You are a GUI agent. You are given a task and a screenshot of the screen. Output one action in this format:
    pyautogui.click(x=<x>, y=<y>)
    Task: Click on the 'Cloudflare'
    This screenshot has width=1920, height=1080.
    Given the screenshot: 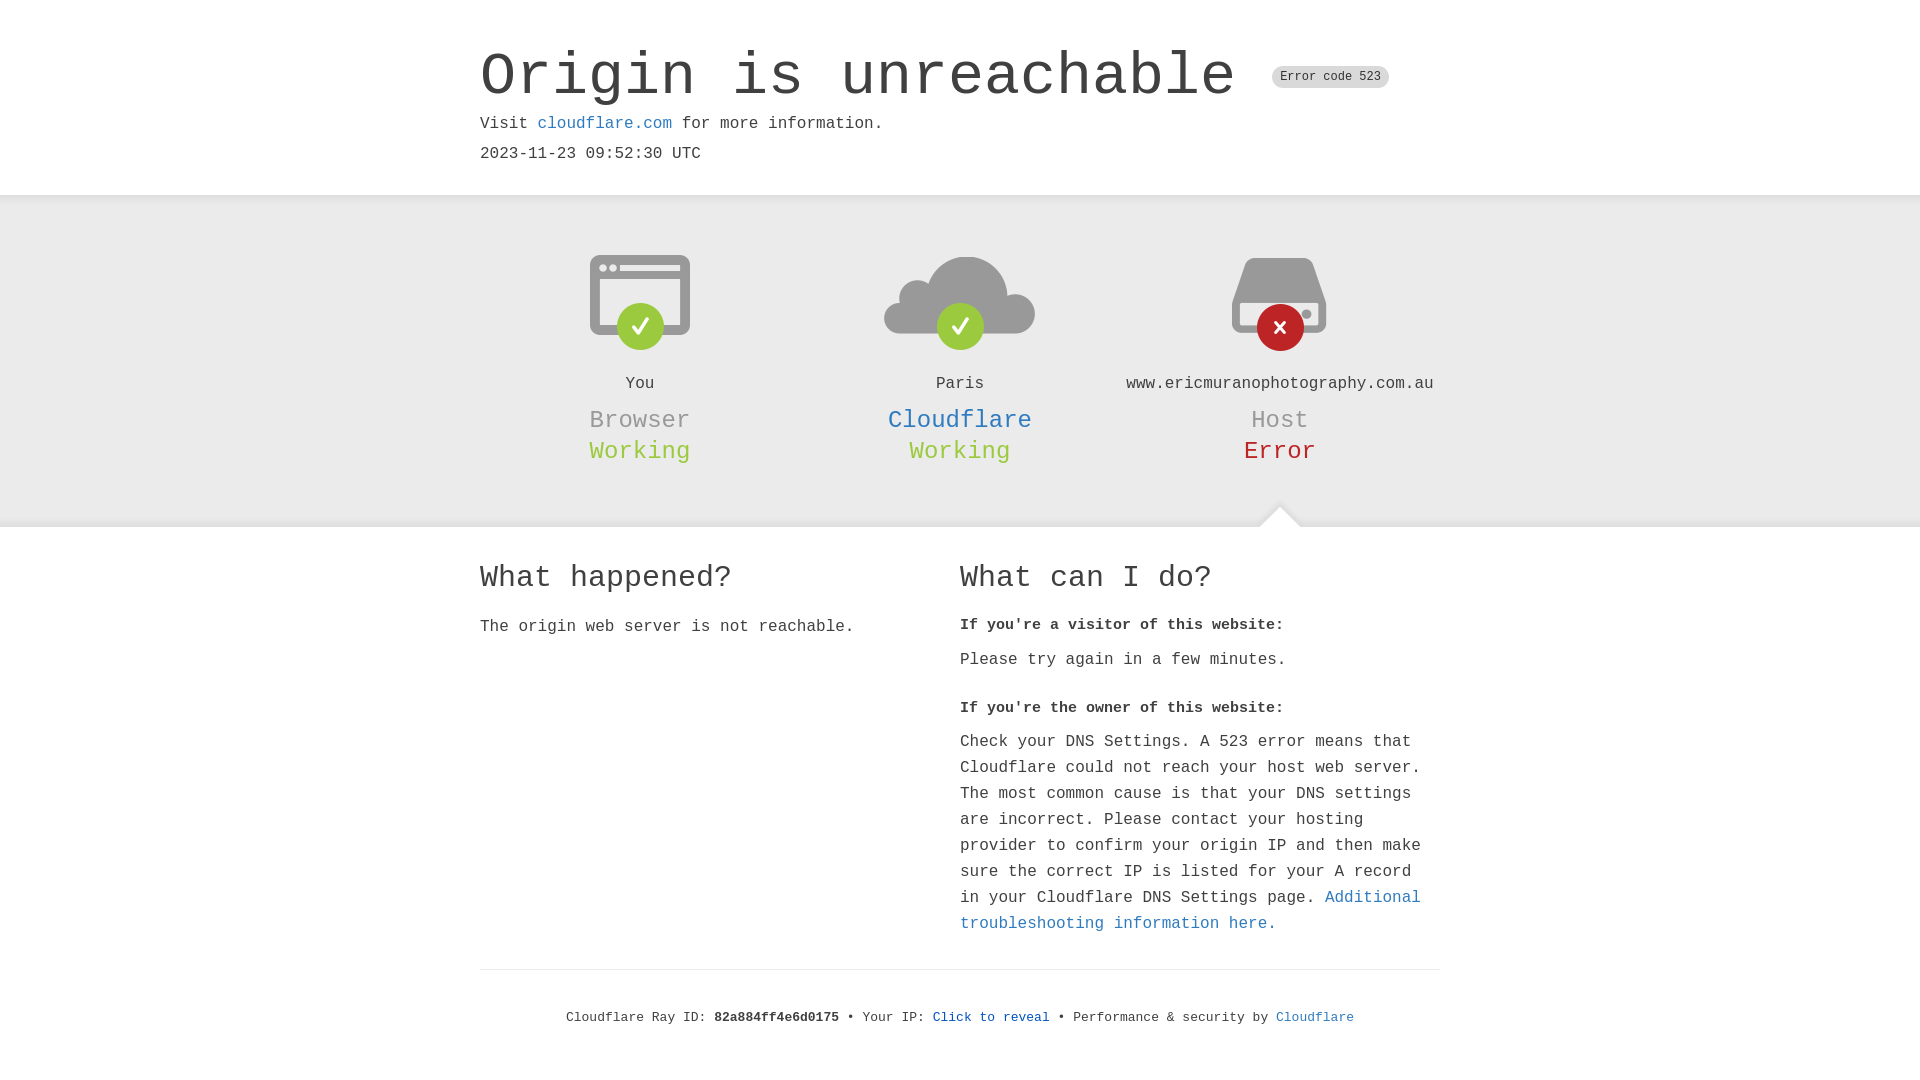 What is the action you would take?
    pyautogui.click(x=1315, y=1017)
    